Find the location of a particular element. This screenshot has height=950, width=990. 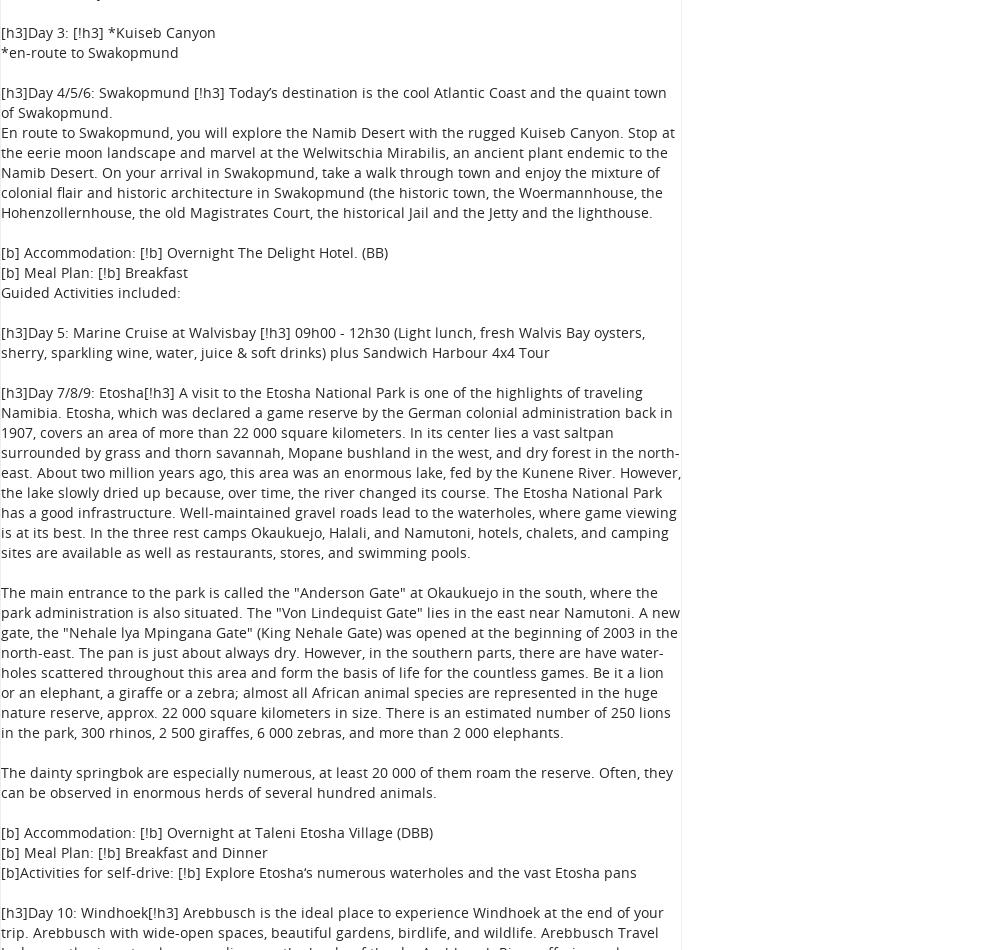

'[h3]Day 3: [!h3] *Kuiseb Canyon' is located at coordinates (107, 32).